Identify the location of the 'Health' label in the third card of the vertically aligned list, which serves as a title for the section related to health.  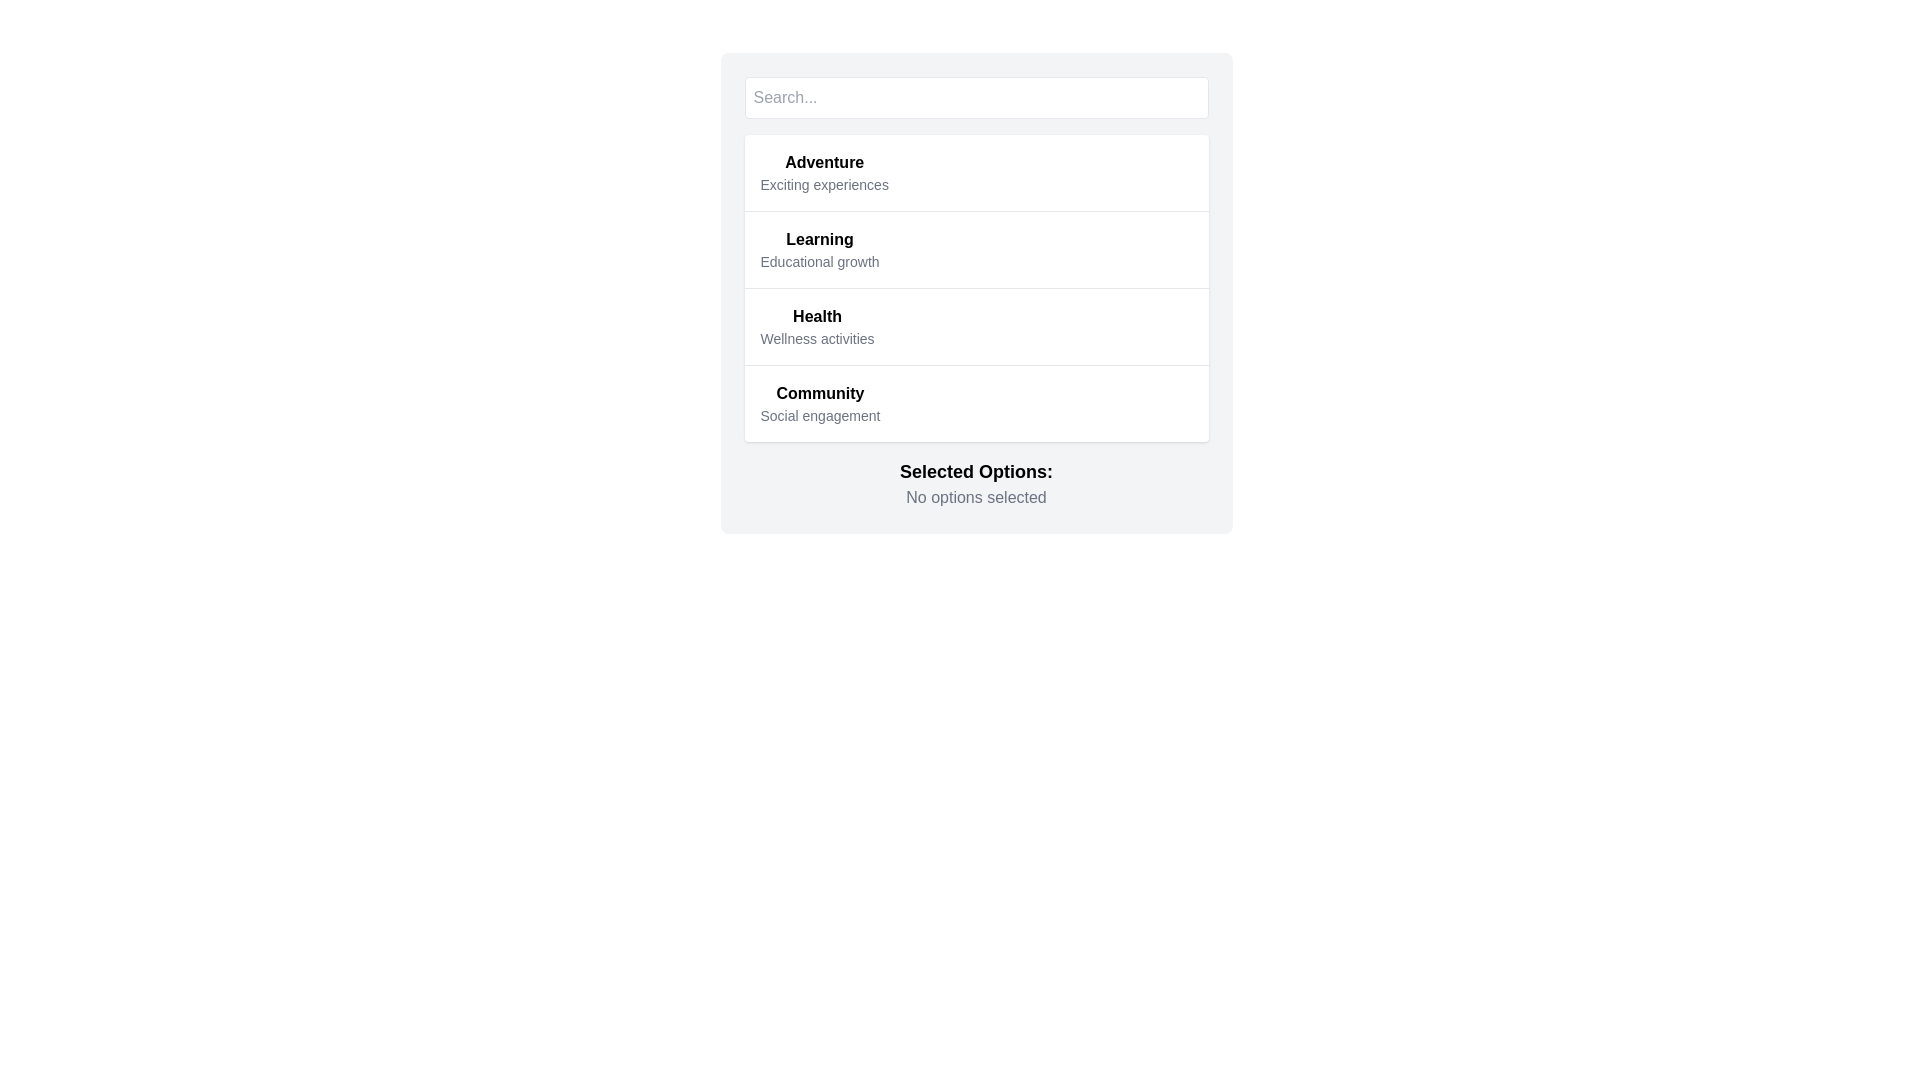
(817, 315).